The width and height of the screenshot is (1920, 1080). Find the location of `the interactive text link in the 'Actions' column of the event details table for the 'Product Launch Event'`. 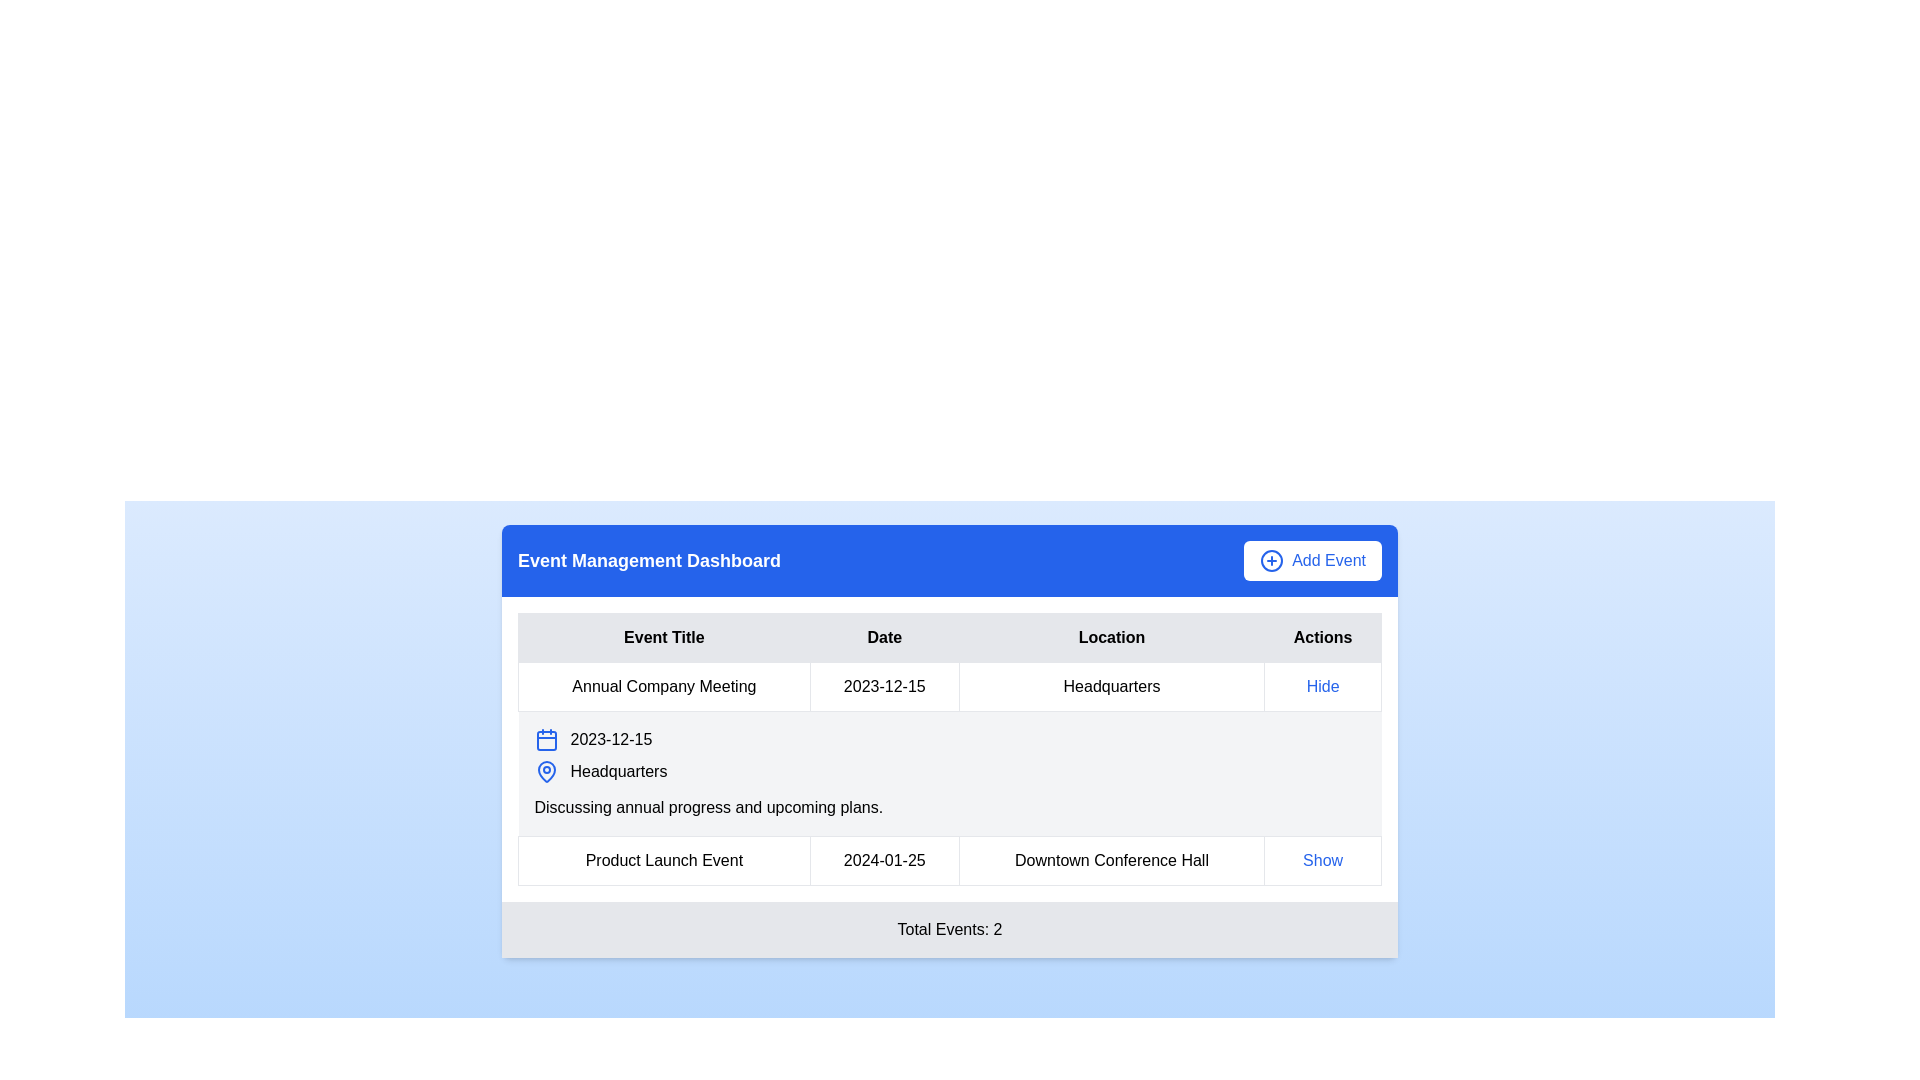

the interactive text link in the 'Actions' column of the event details table for the 'Product Launch Event' is located at coordinates (1323, 859).